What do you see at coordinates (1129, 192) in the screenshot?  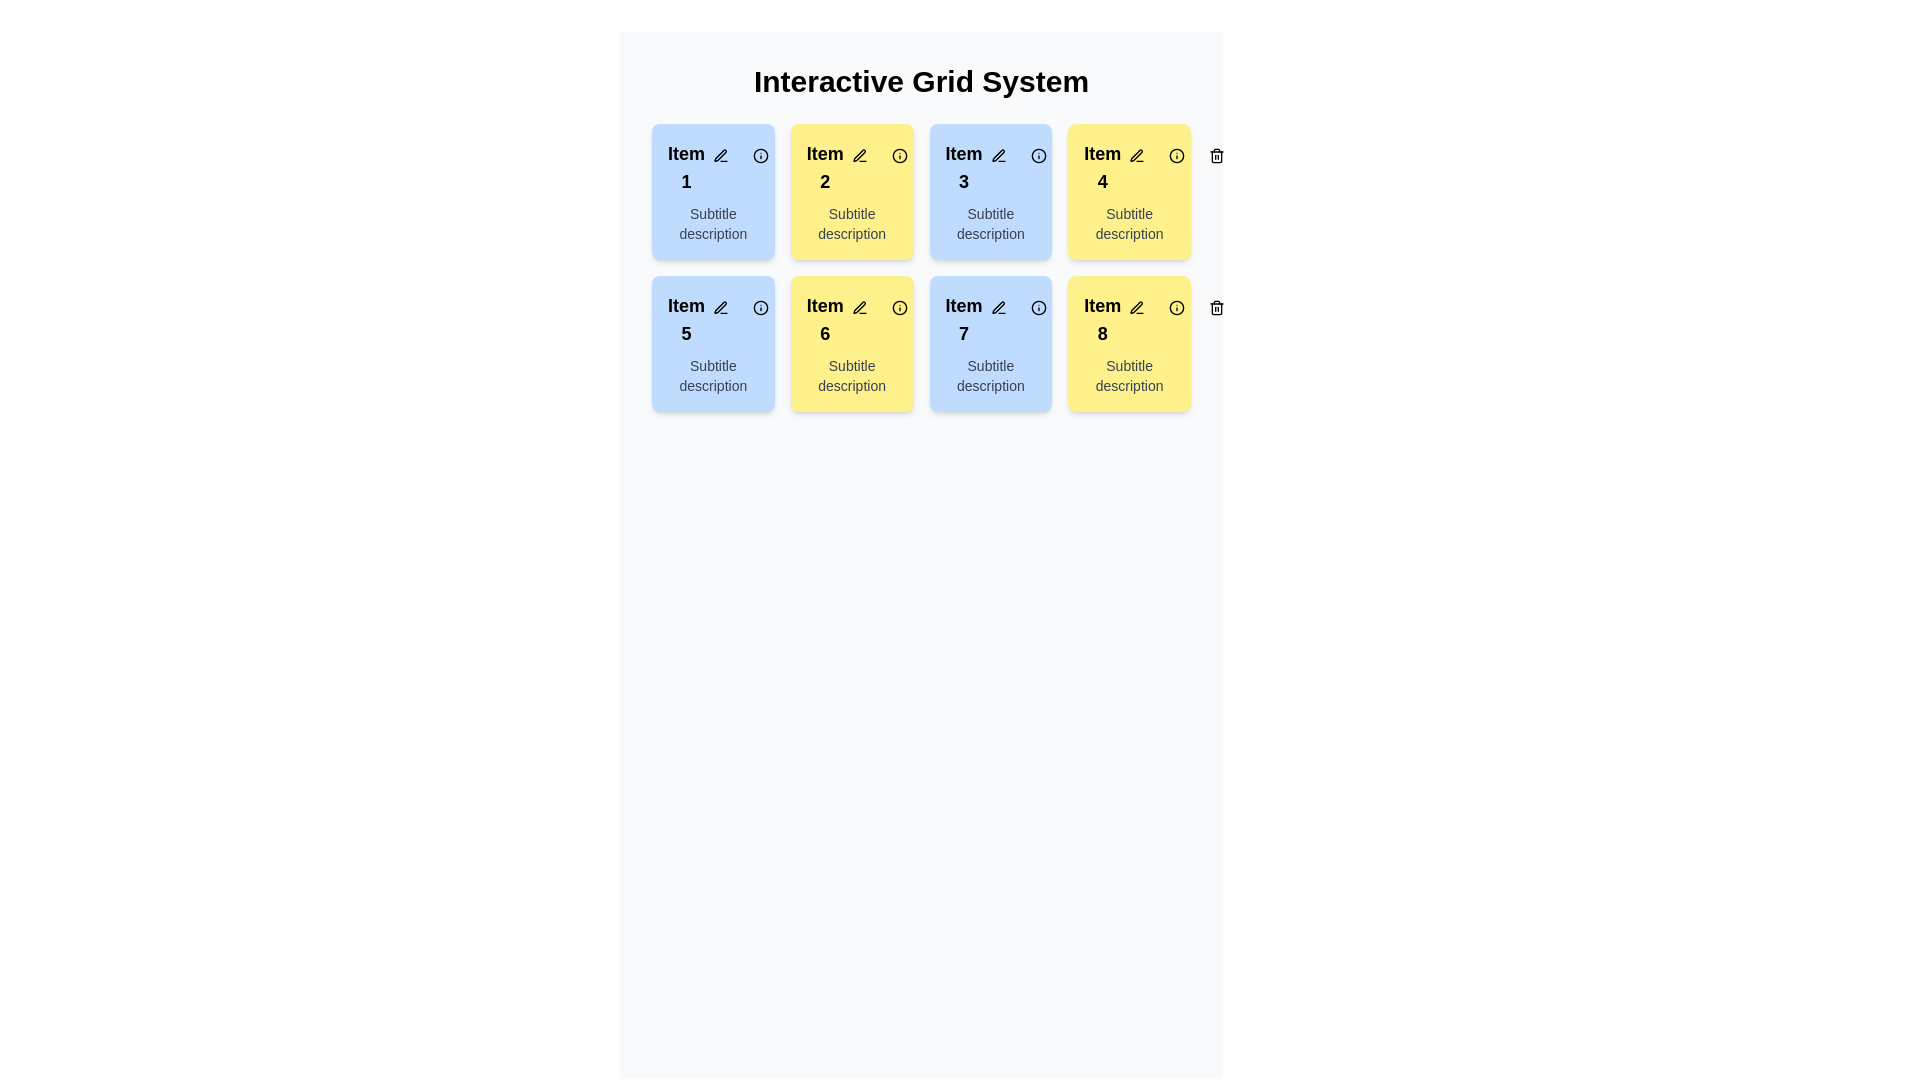 I see `the Card element located in the first row, fourth column of the grid layout, which contains textual and iconographic information` at bounding box center [1129, 192].